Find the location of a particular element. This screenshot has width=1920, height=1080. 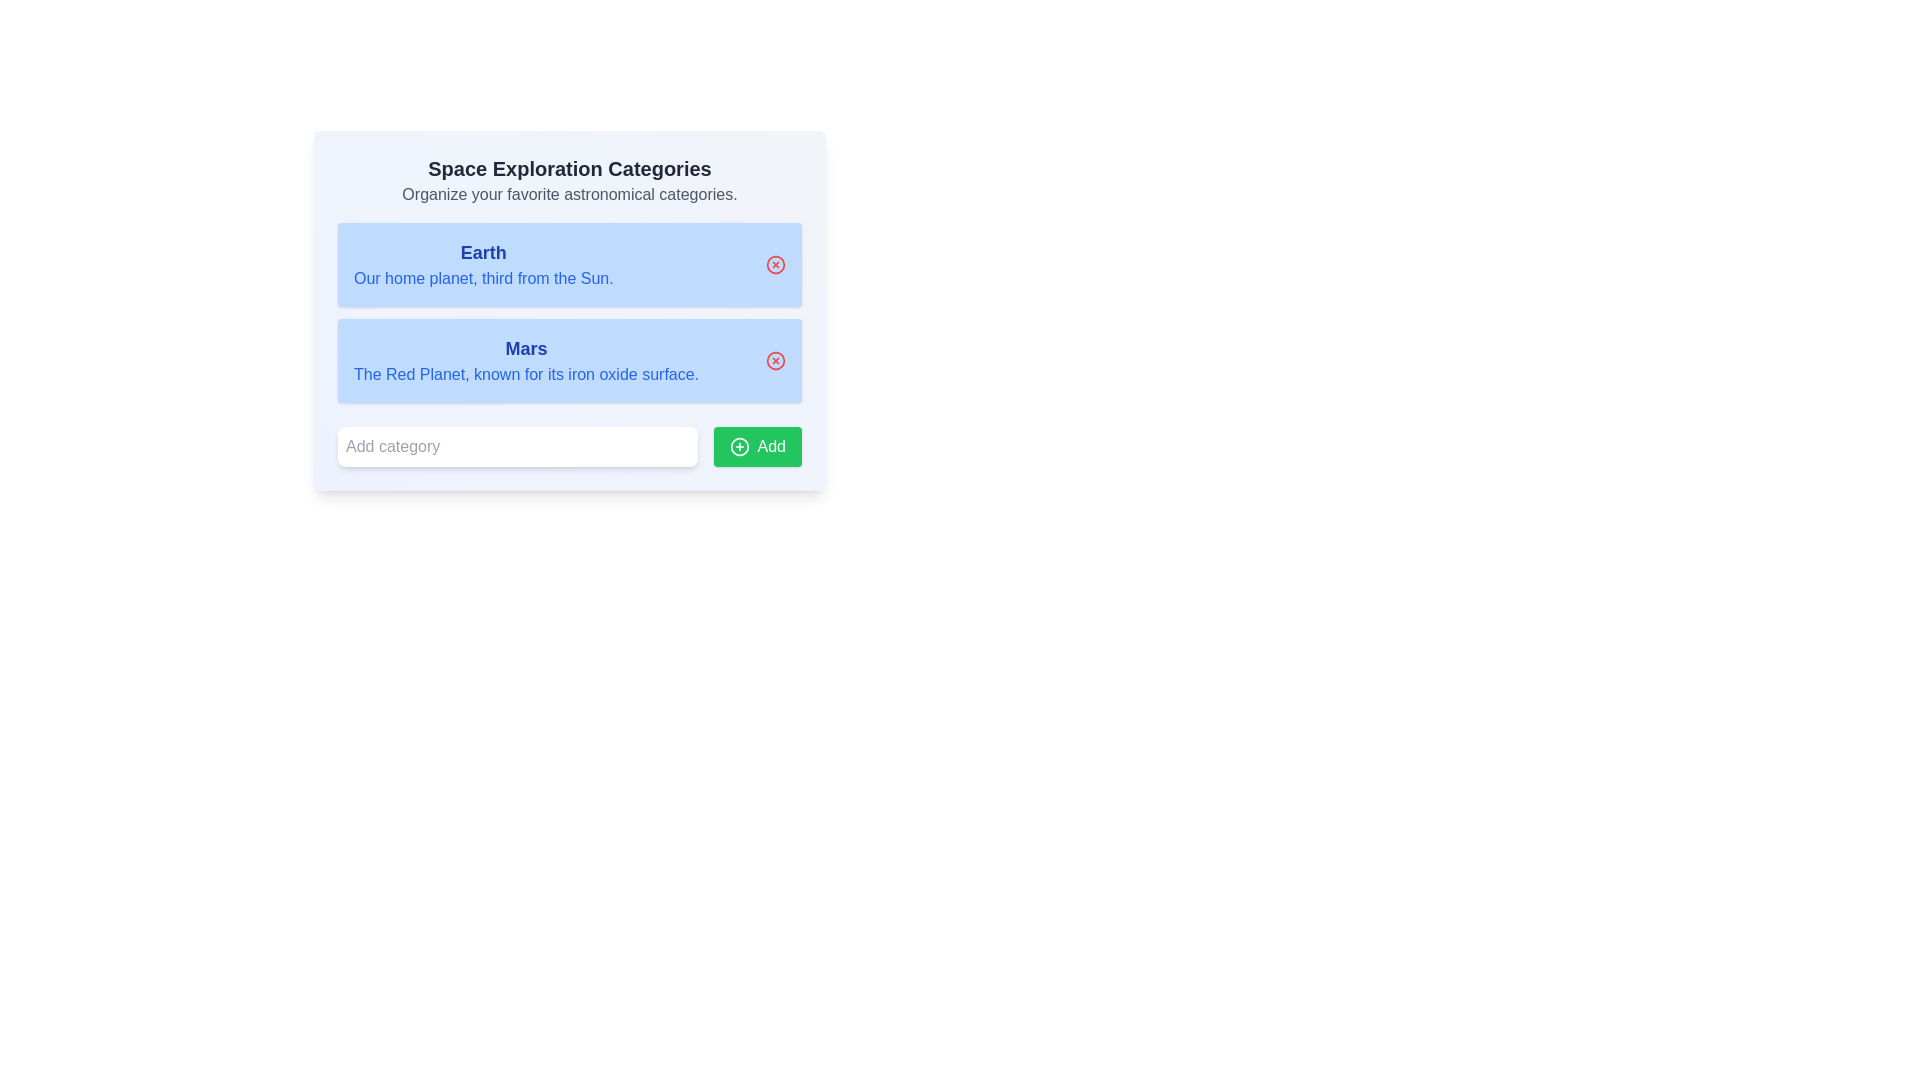

information display about the category 'Mars', which is the second element in a vertical list below 'Earth' within a light blue card is located at coordinates (526, 361).